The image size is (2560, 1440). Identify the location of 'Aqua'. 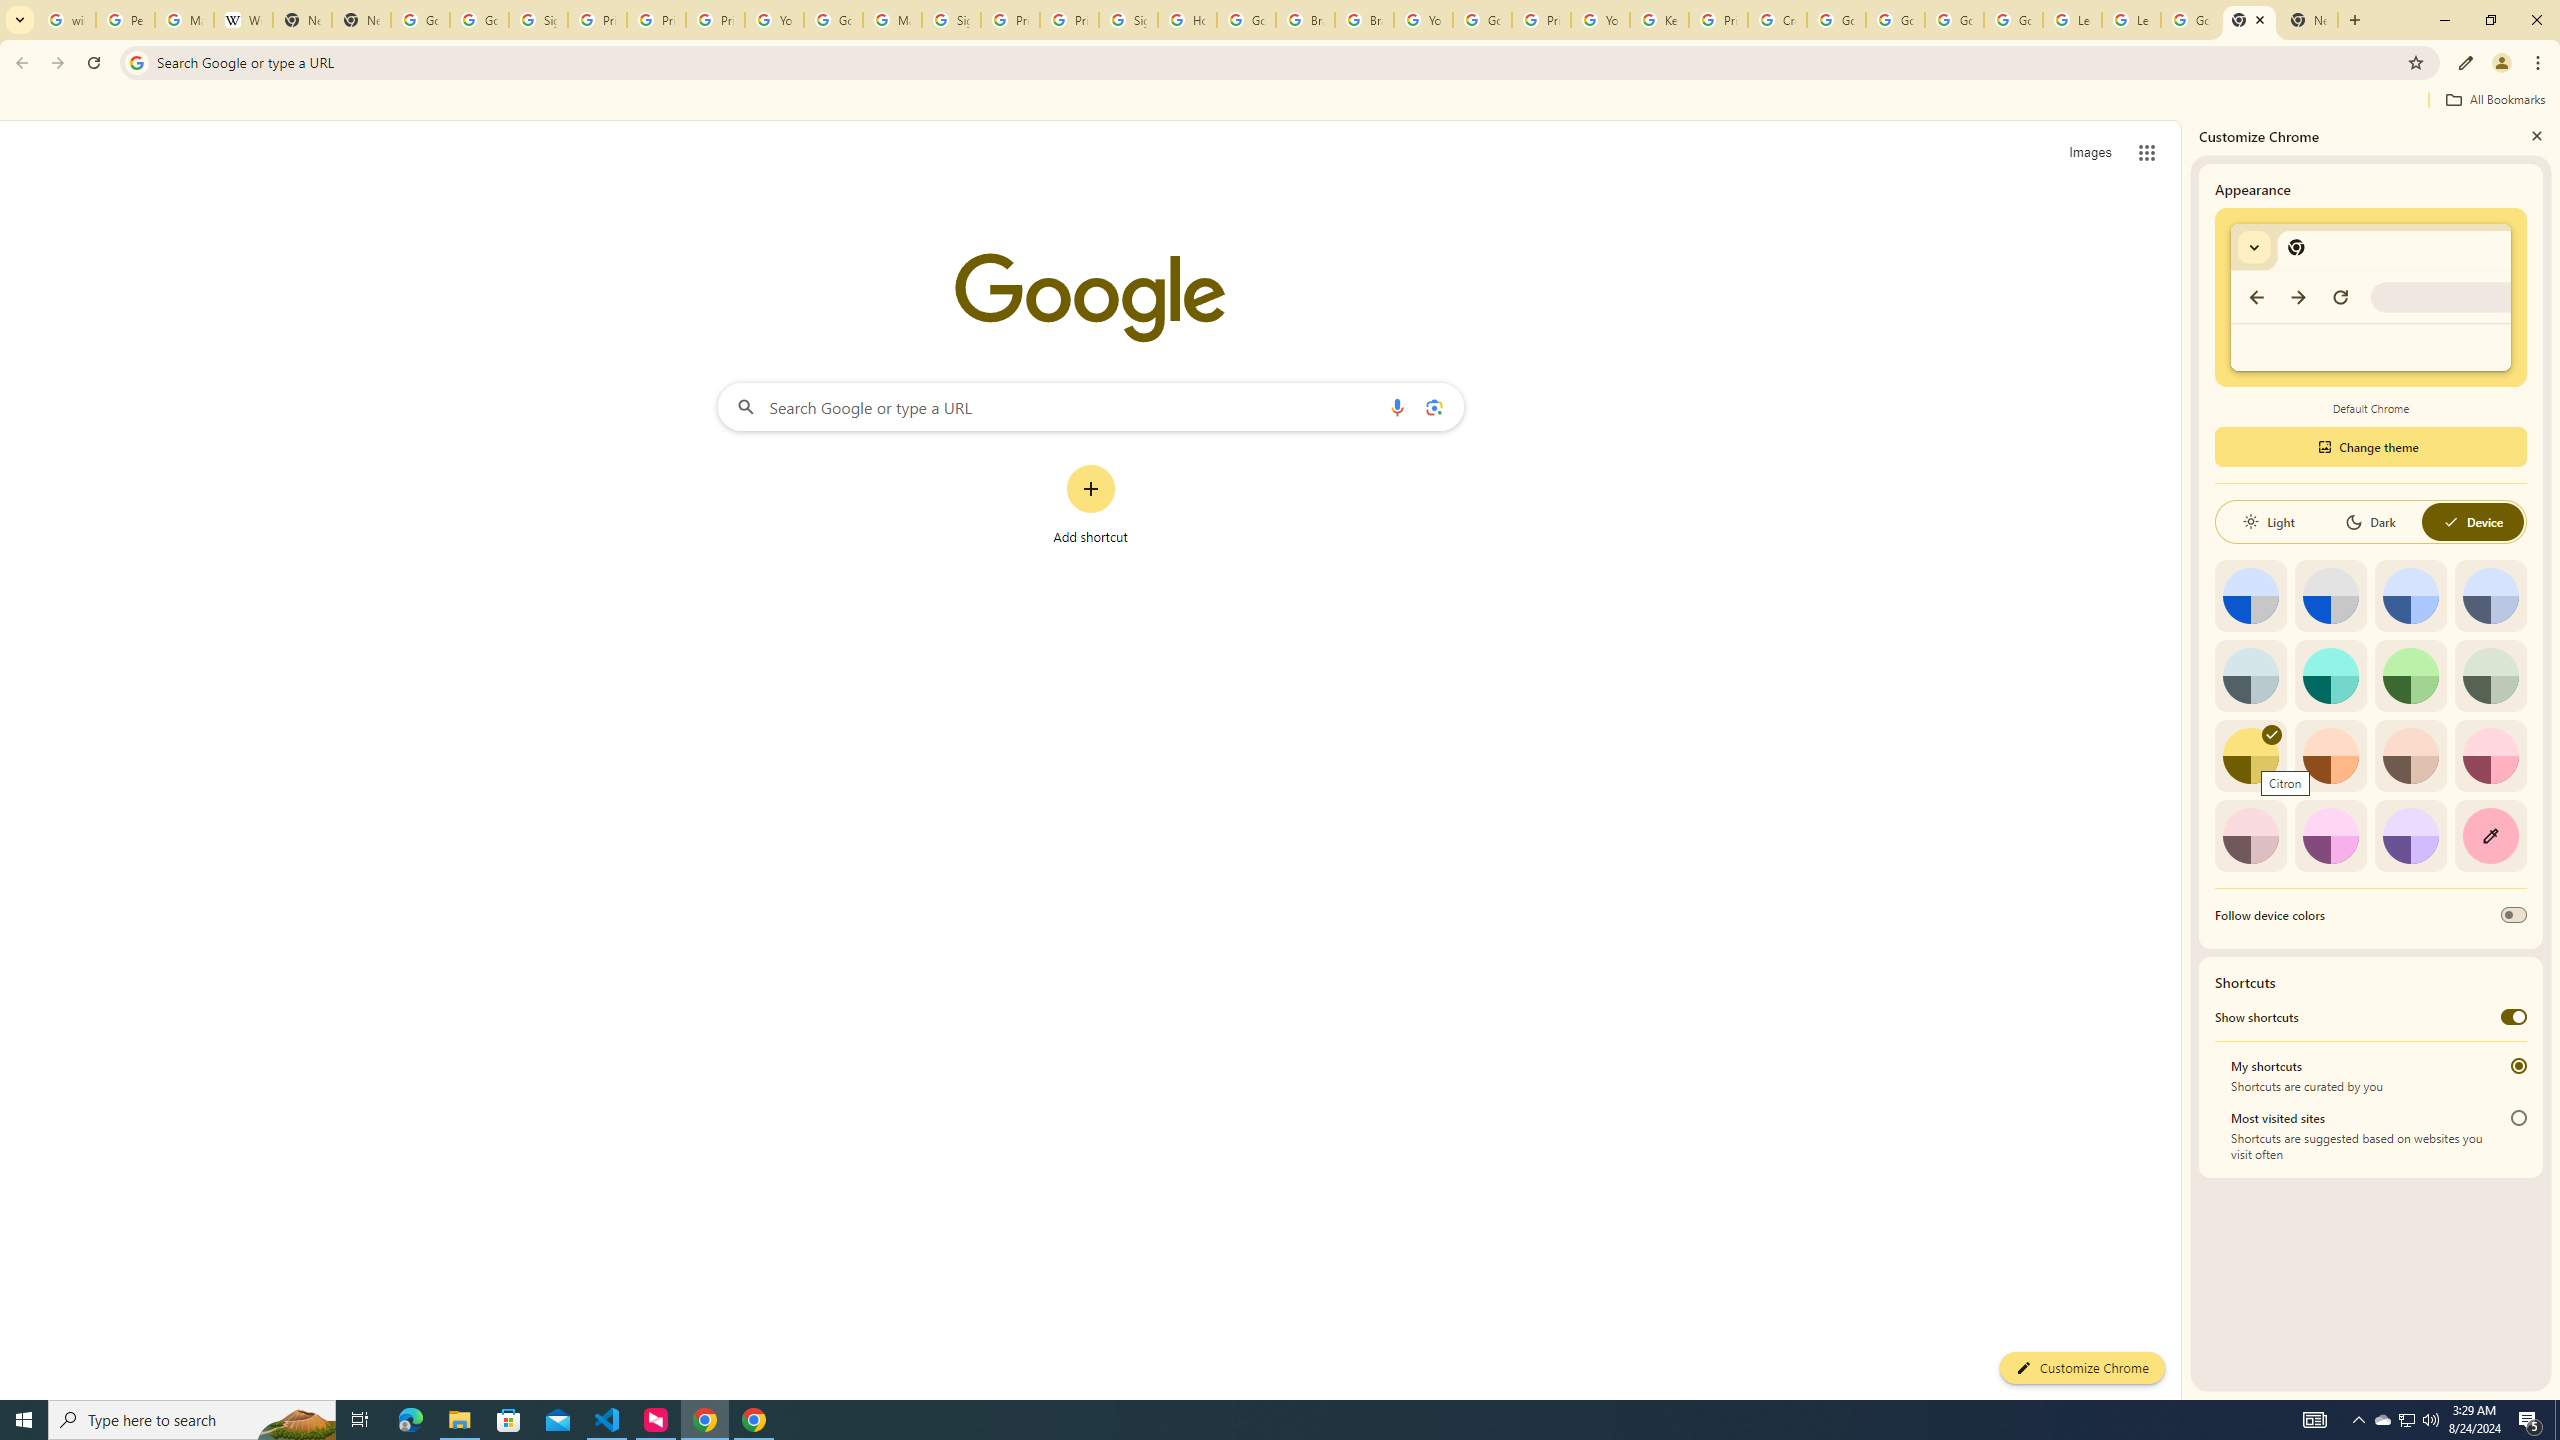
(2329, 674).